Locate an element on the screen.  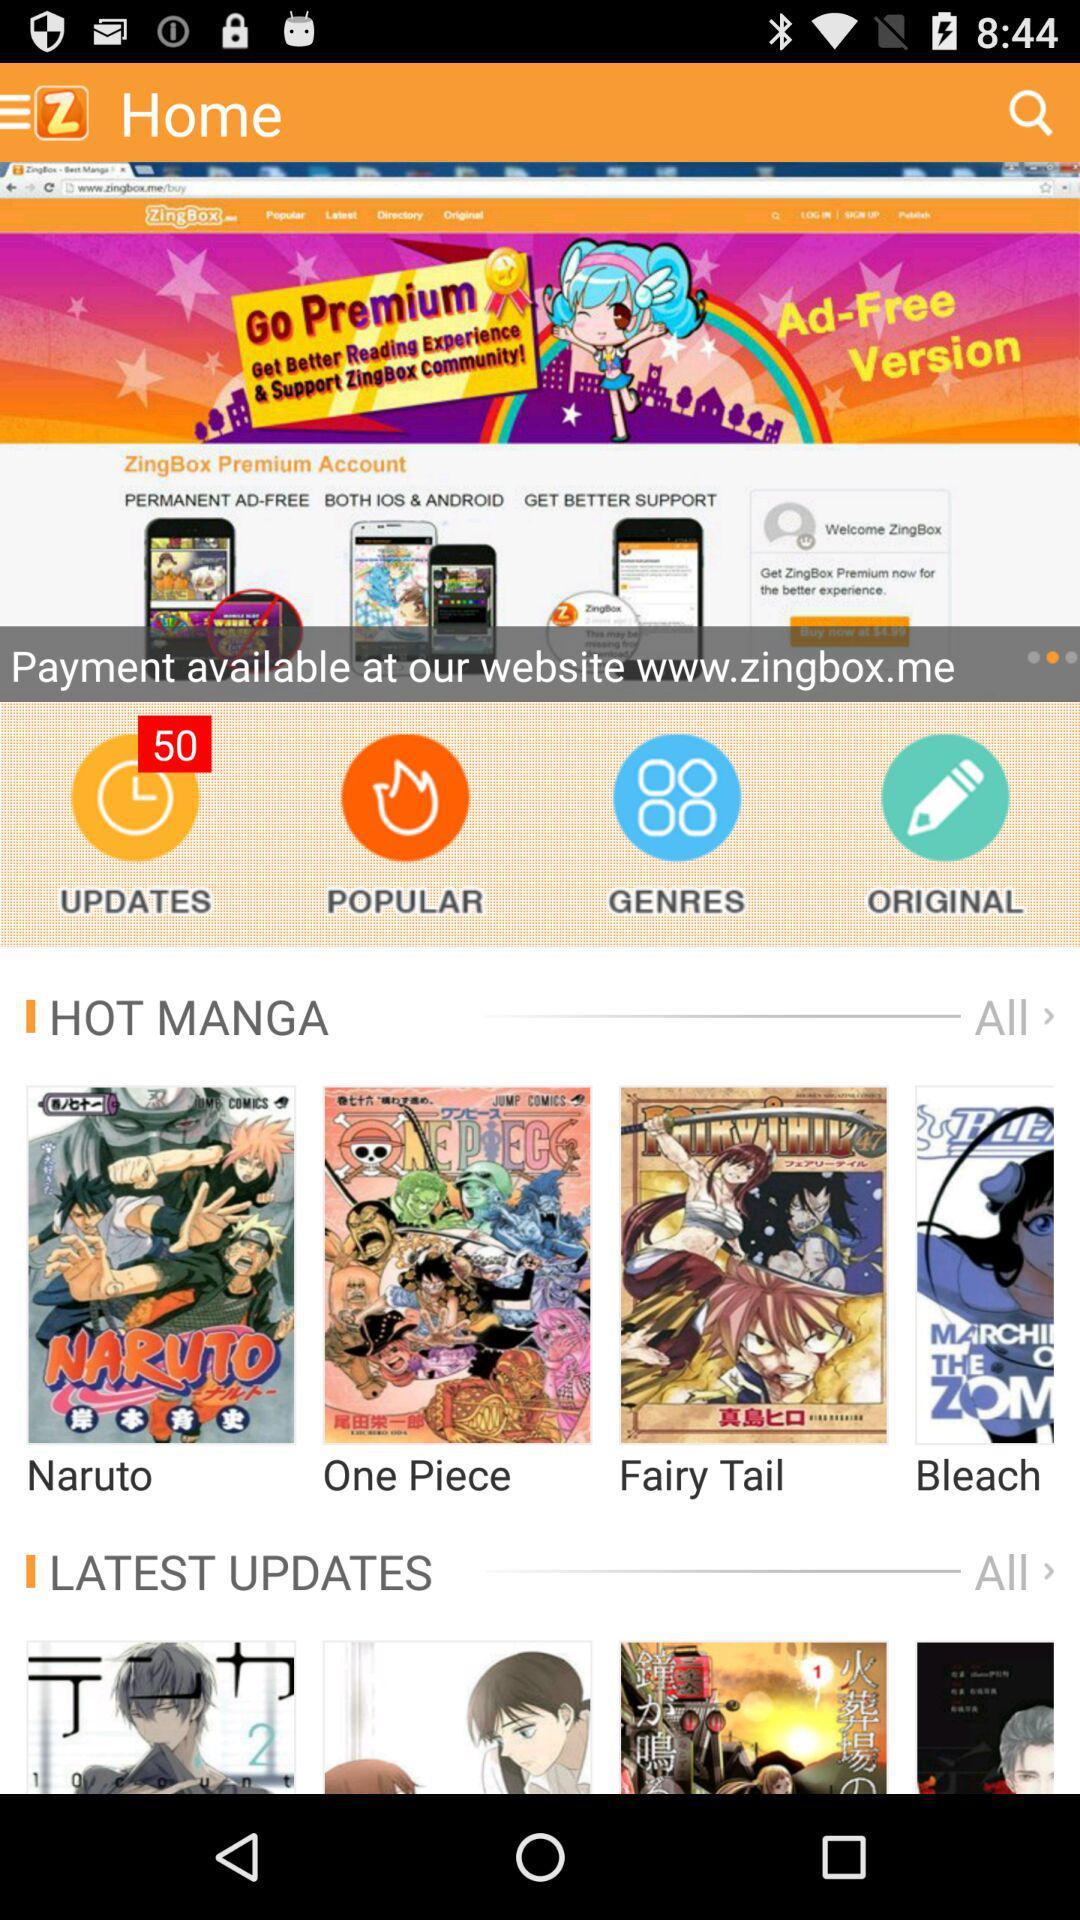
open file is located at coordinates (983, 1264).